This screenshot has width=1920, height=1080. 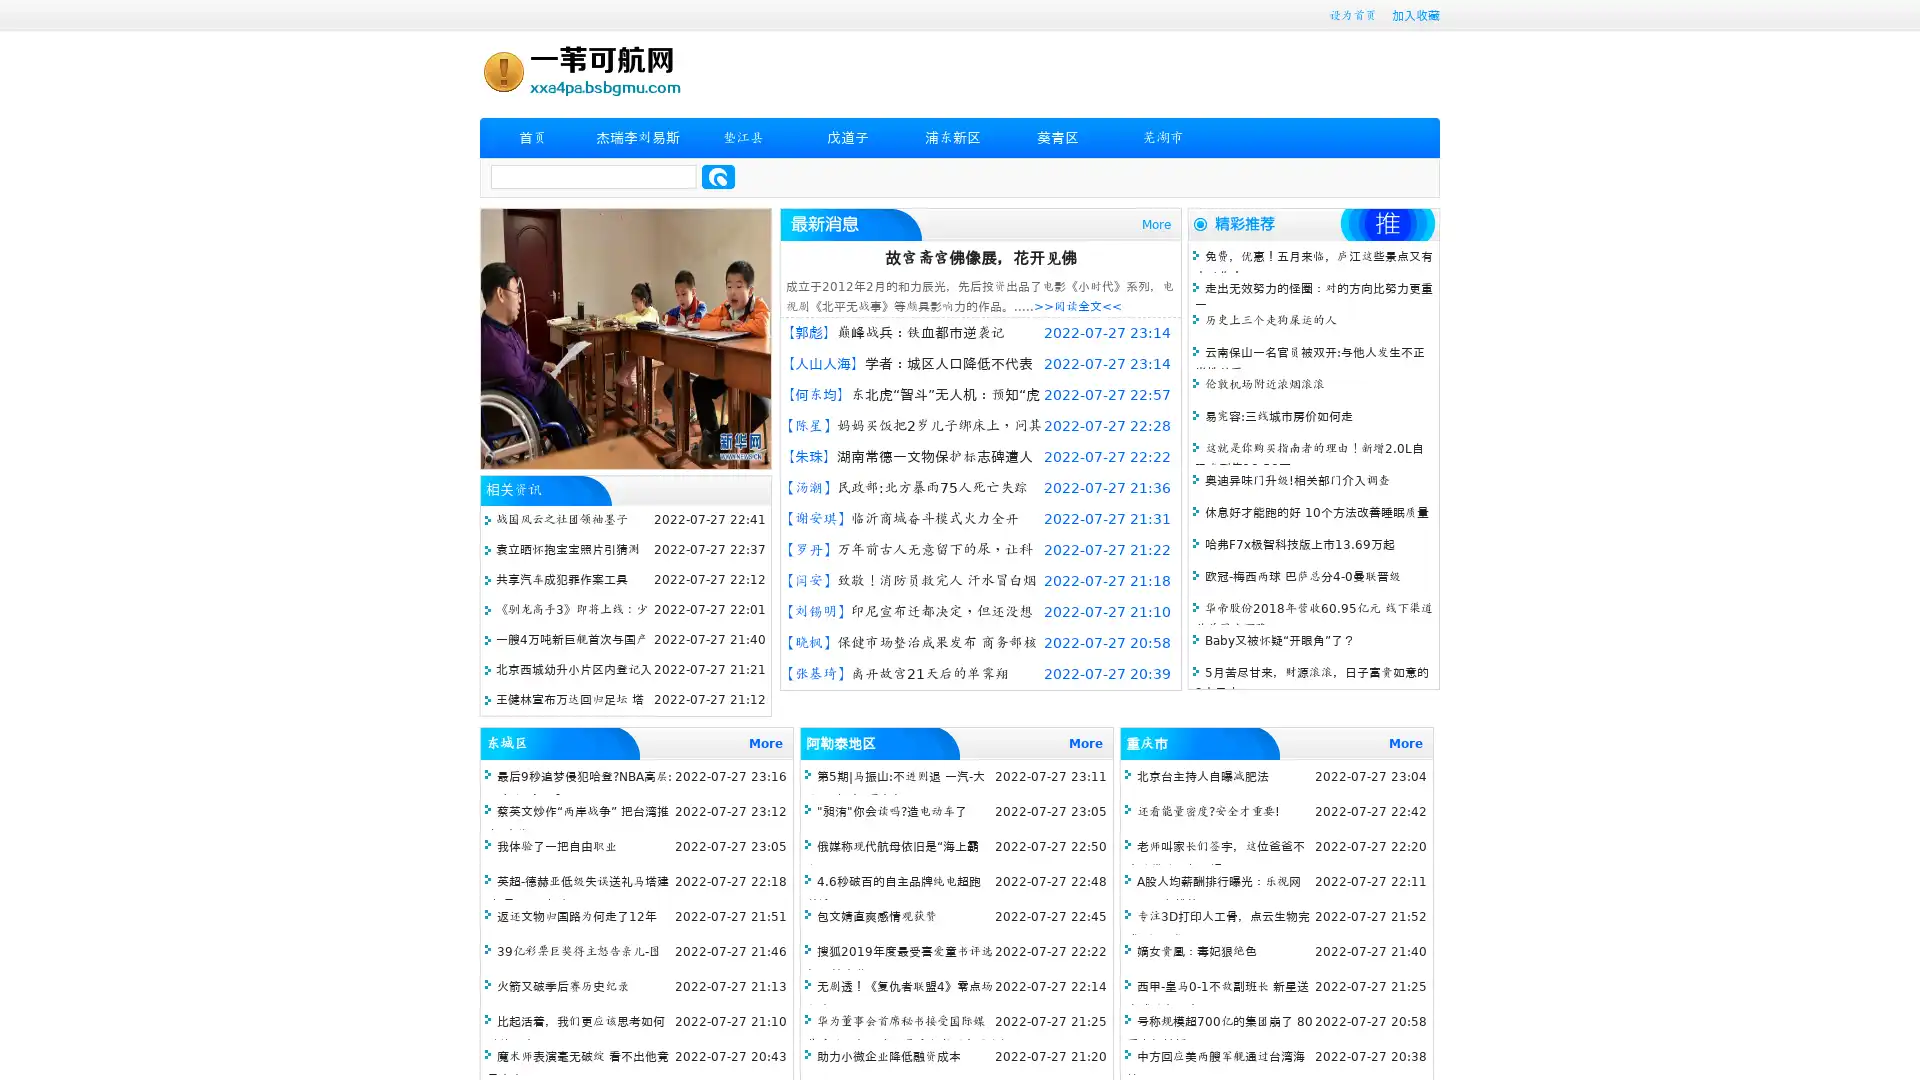 What do you see at coordinates (718, 176) in the screenshot?
I see `Search` at bounding box center [718, 176].